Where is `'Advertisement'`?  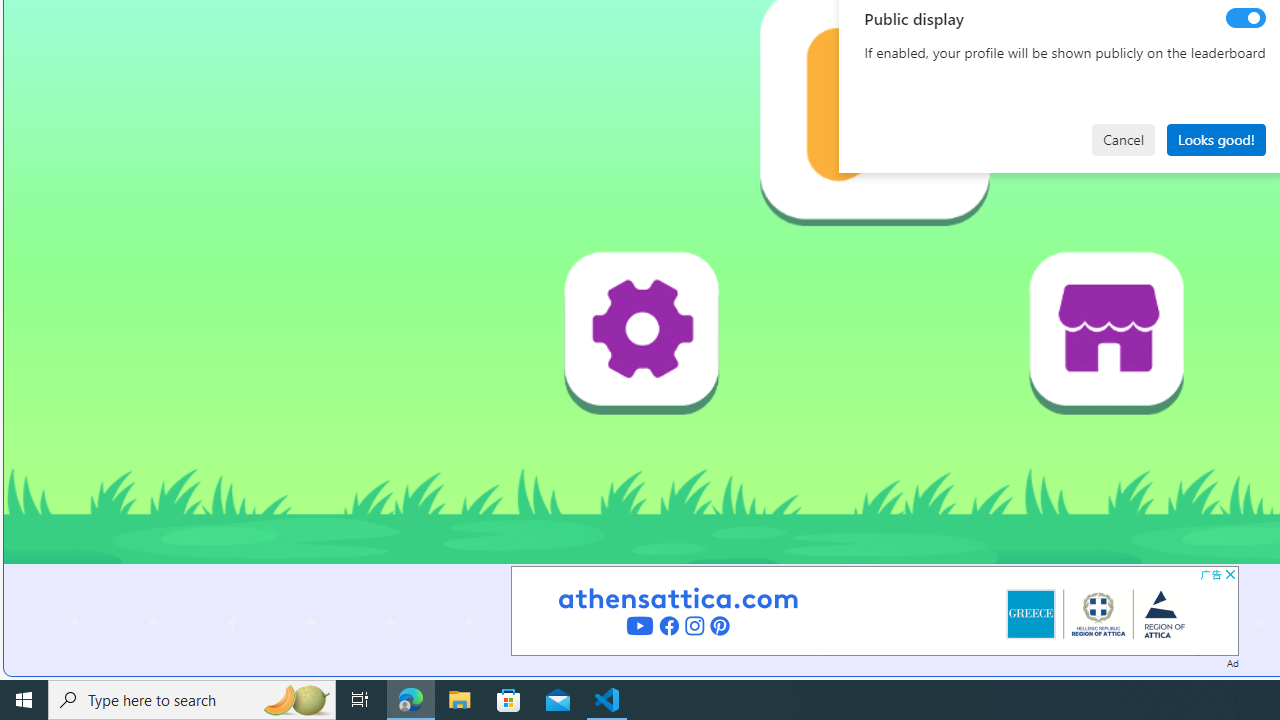
'Advertisement' is located at coordinates (874, 609).